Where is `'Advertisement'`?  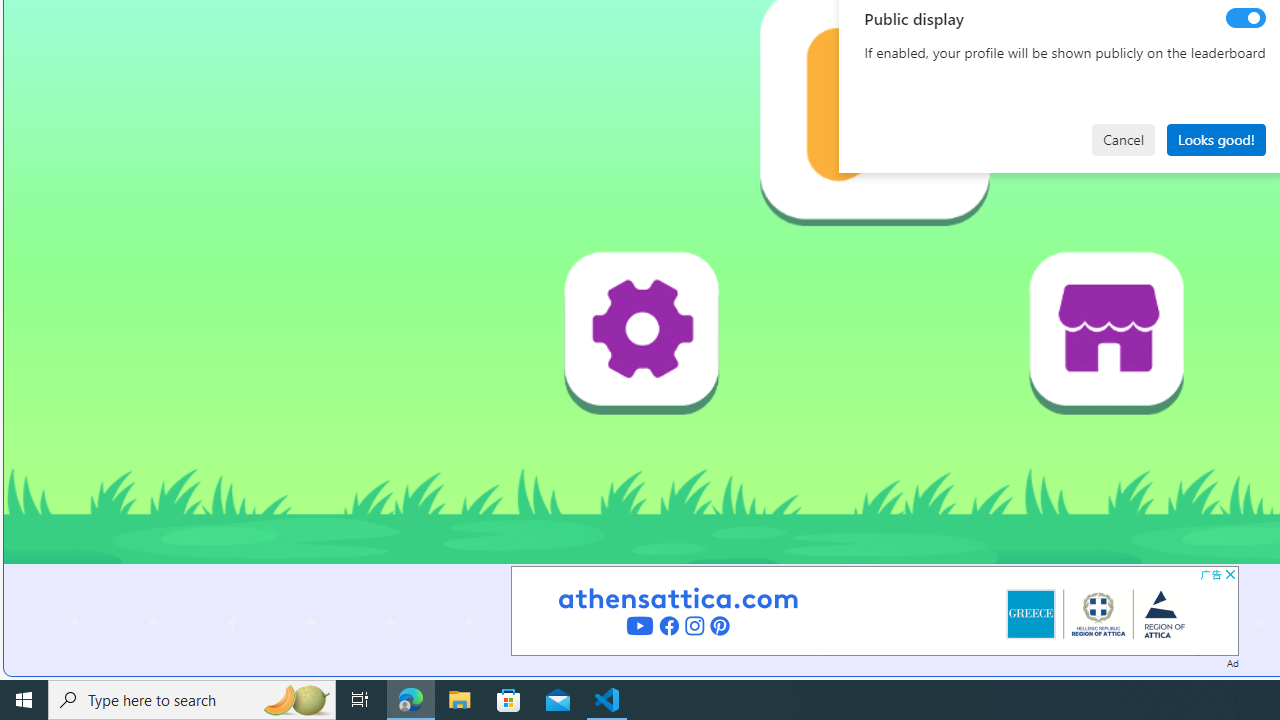
'Advertisement' is located at coordinates (874, 609).